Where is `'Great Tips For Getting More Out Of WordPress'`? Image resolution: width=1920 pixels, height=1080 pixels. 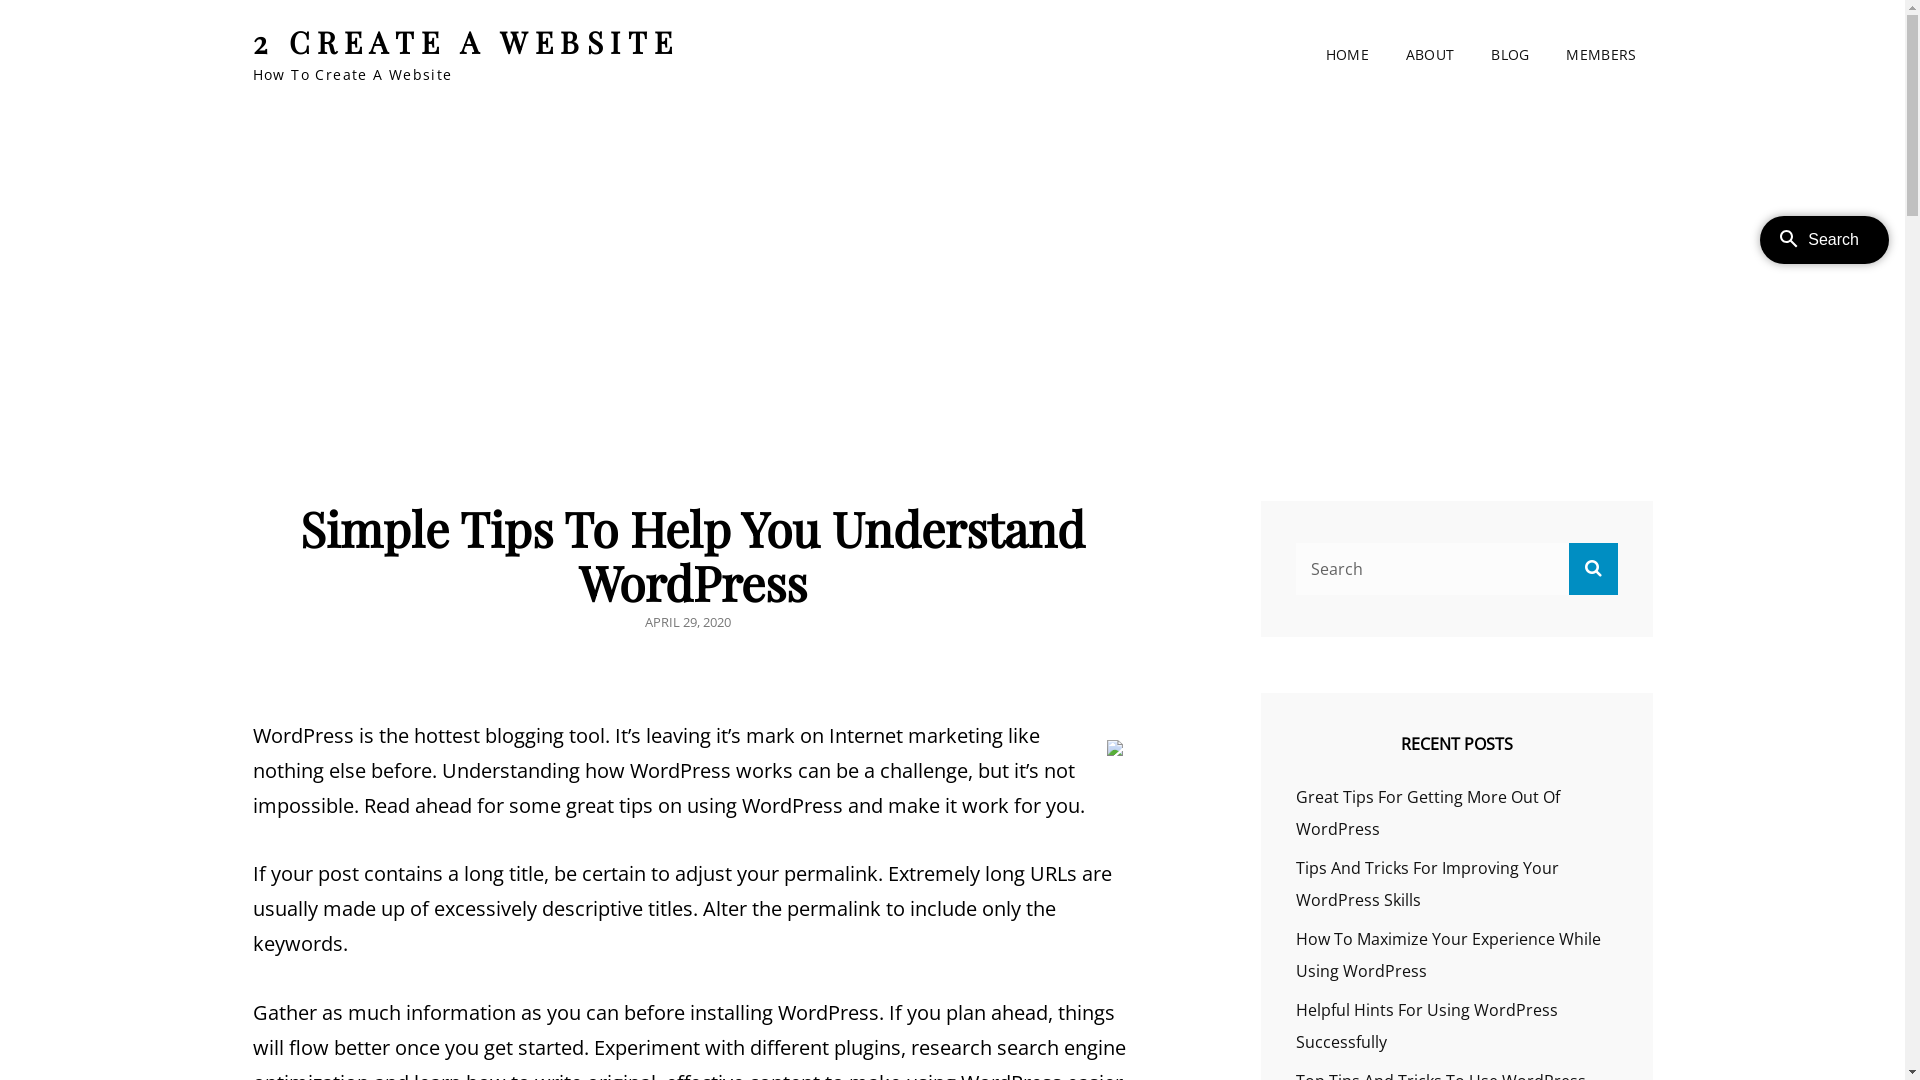
'Great Tips For Getting More Out Of WordPress' is located at coordinates (1427, 813).